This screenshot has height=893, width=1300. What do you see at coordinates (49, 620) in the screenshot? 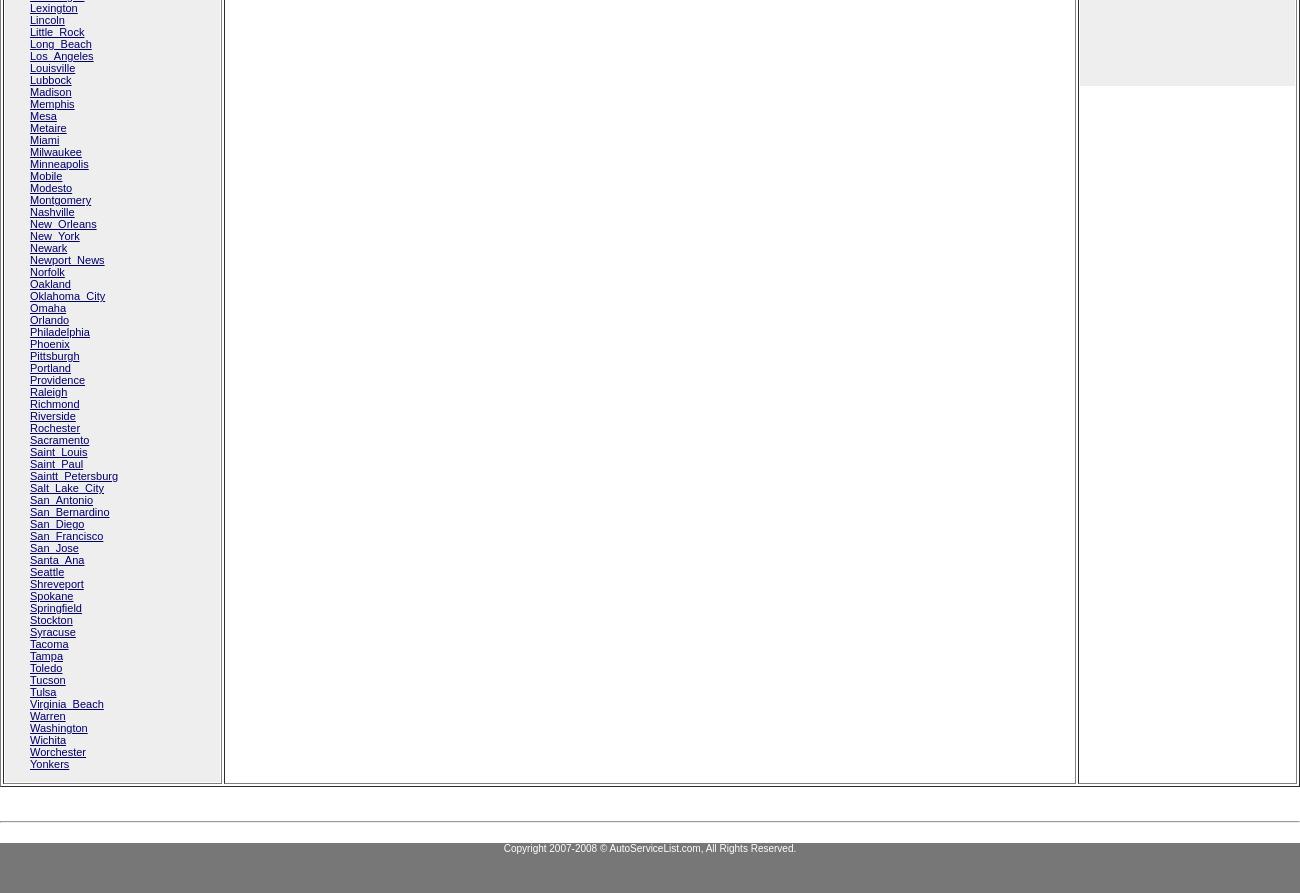
I see `'Stockton'` at bounding box center [49, 620].